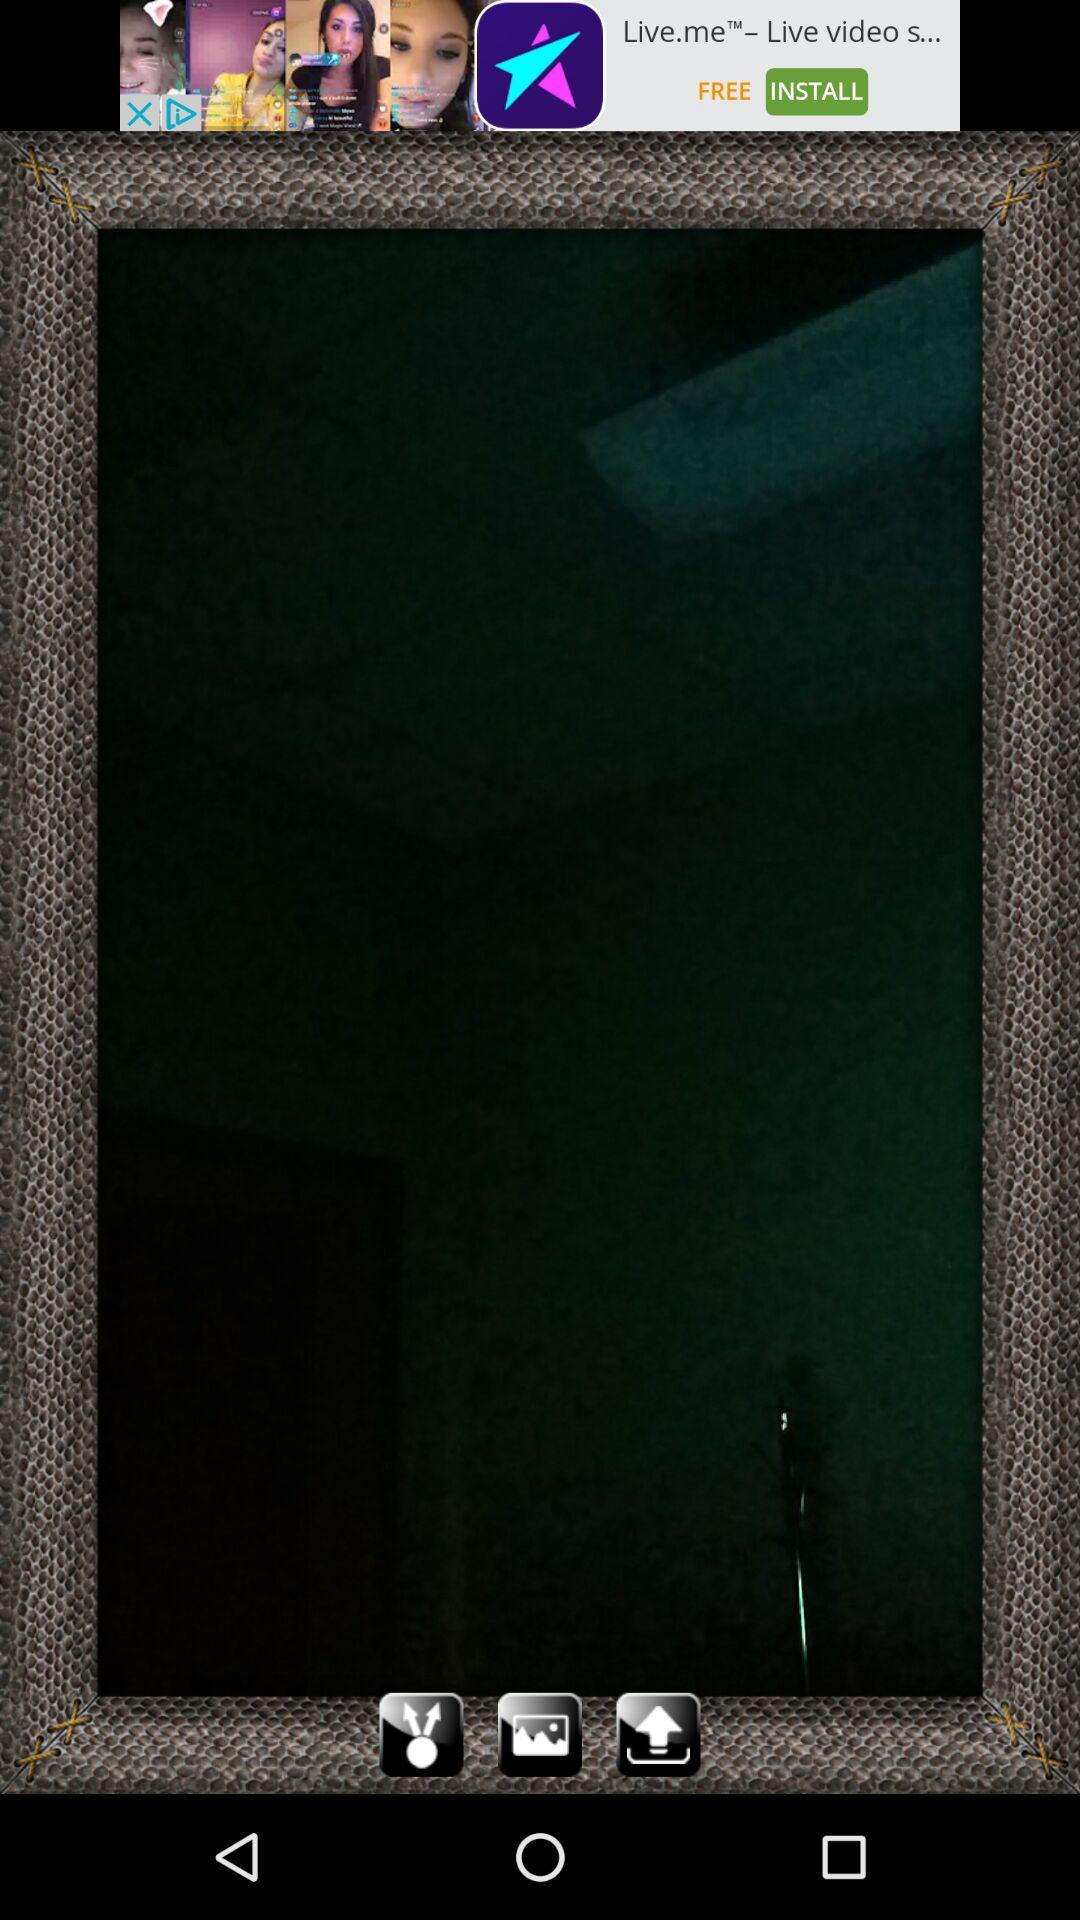 The image size is (1080, 1920). What do you see at coordinates (540, 65) in the screenshot?
I see `advertisement link` at bounding box center [540, 65].